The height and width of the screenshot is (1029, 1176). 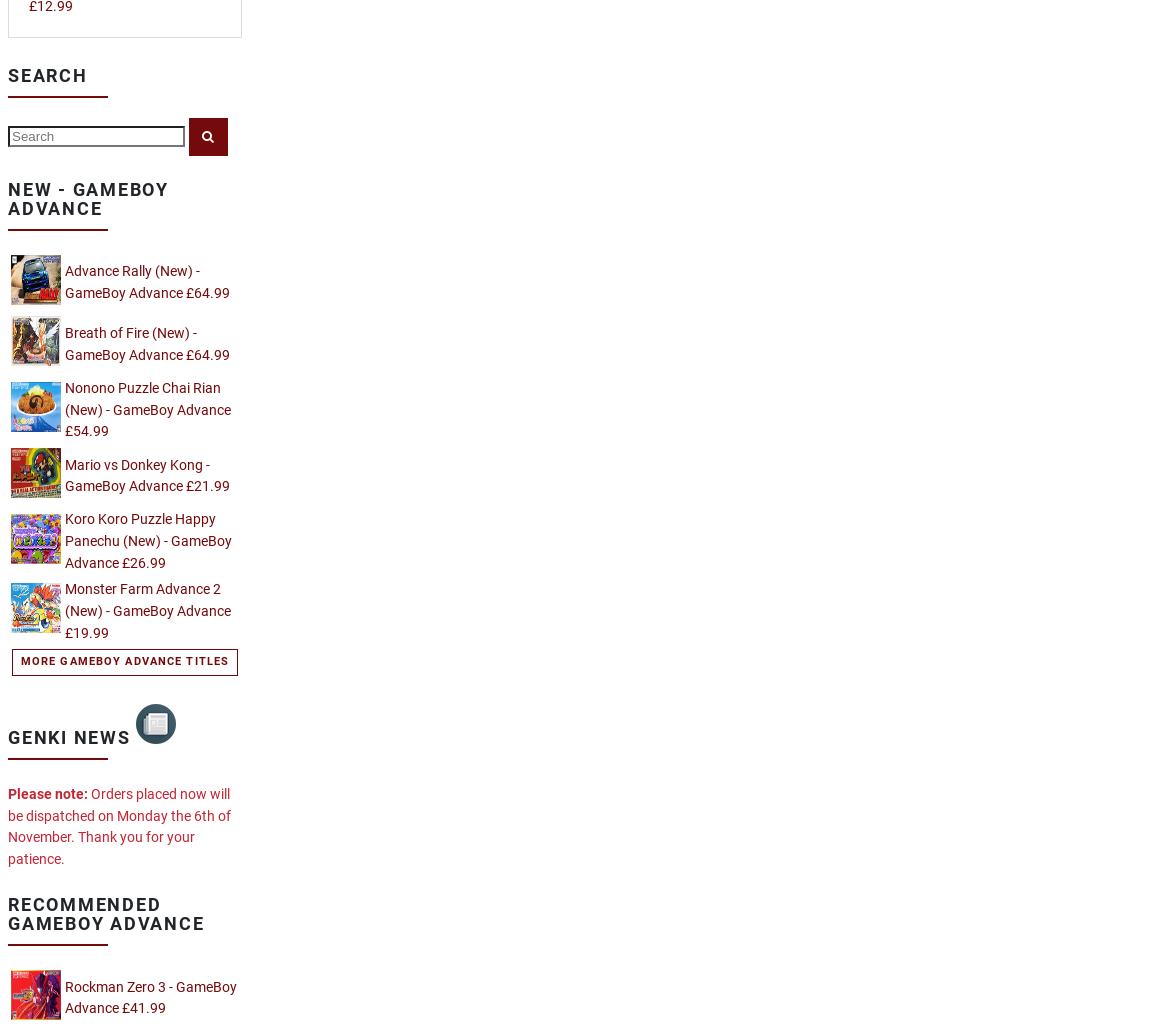 I want to click on 'Monster Farm Advance 2 (New) - GameBoy Advance £19.99', so click(x=148, y=611).